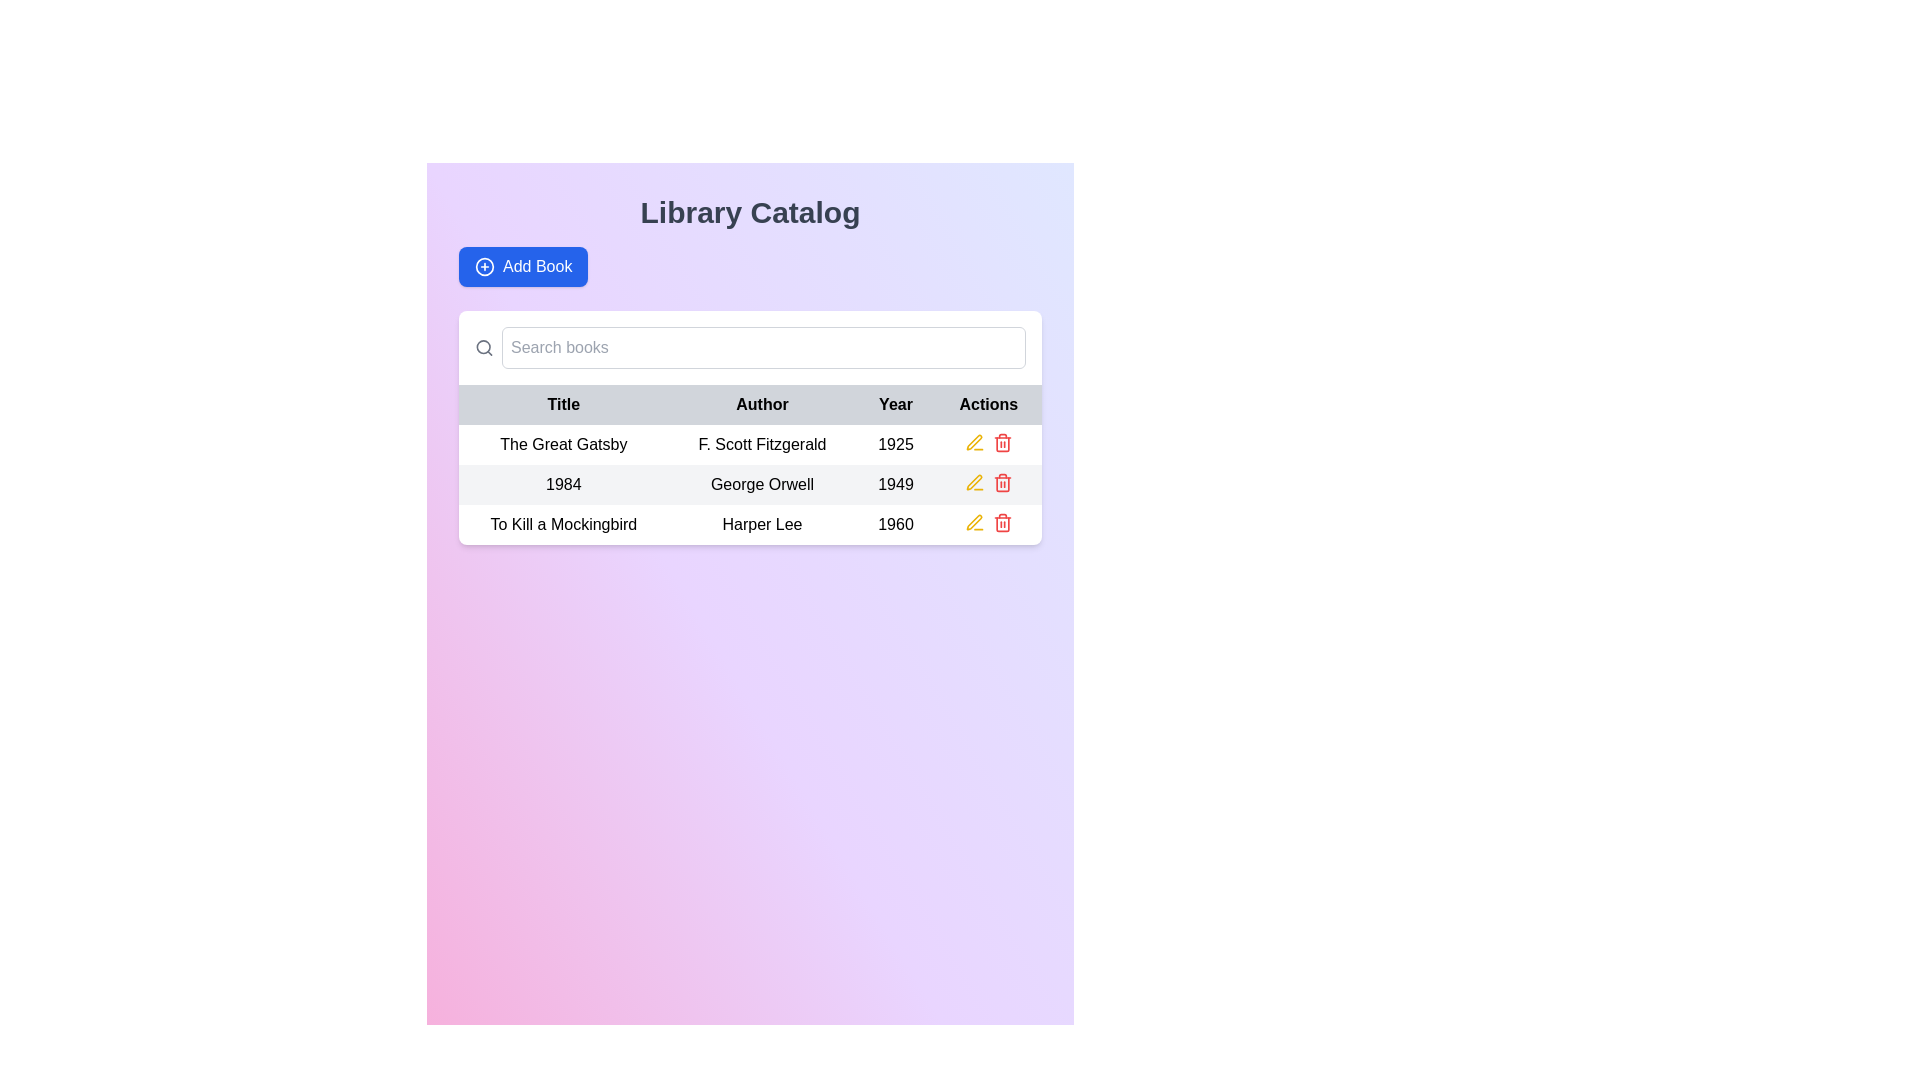 This screenshot has width=1920, height=1080. Describe the element at coordinates (749, 405) in the screenshot. I see `the table header cell that labels the authors of books, located between the 'Title' and 'Year' columns` at that location.